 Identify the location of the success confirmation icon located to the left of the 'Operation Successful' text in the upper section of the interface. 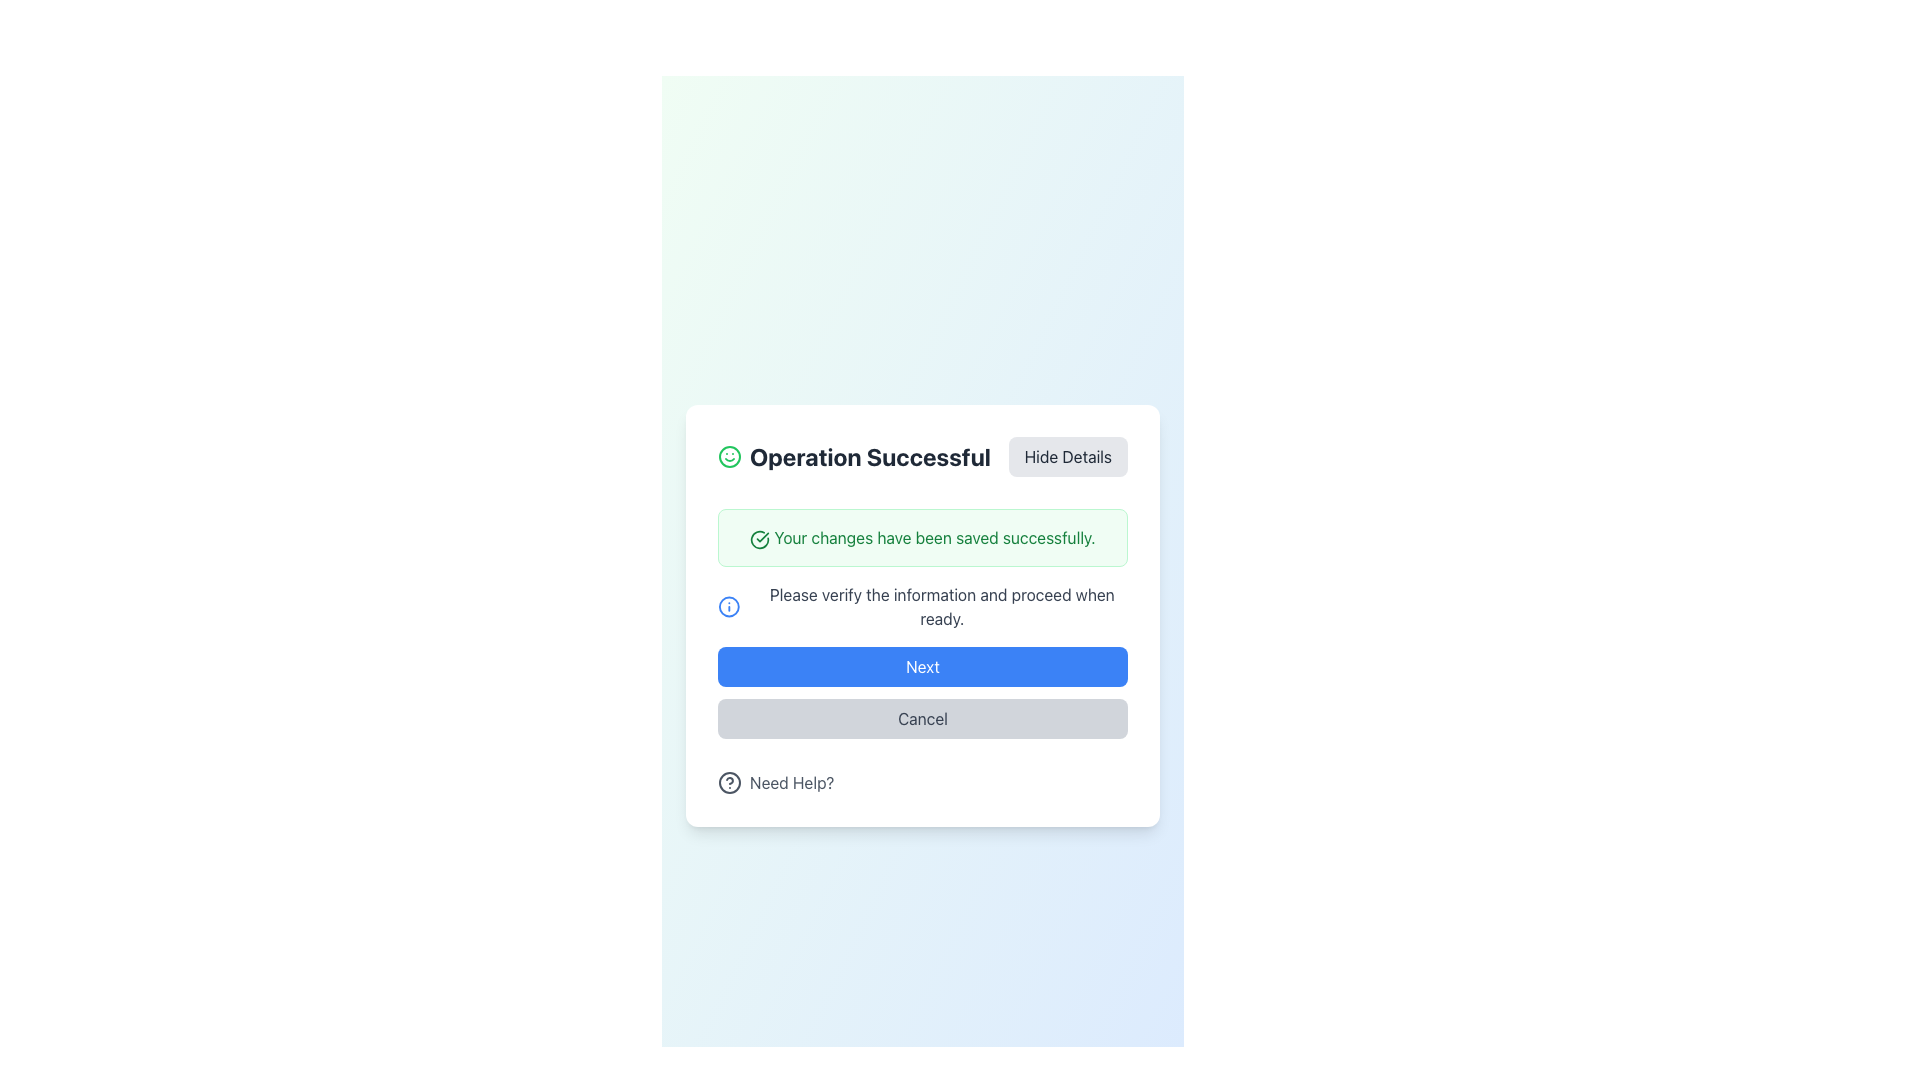
(728, 456).